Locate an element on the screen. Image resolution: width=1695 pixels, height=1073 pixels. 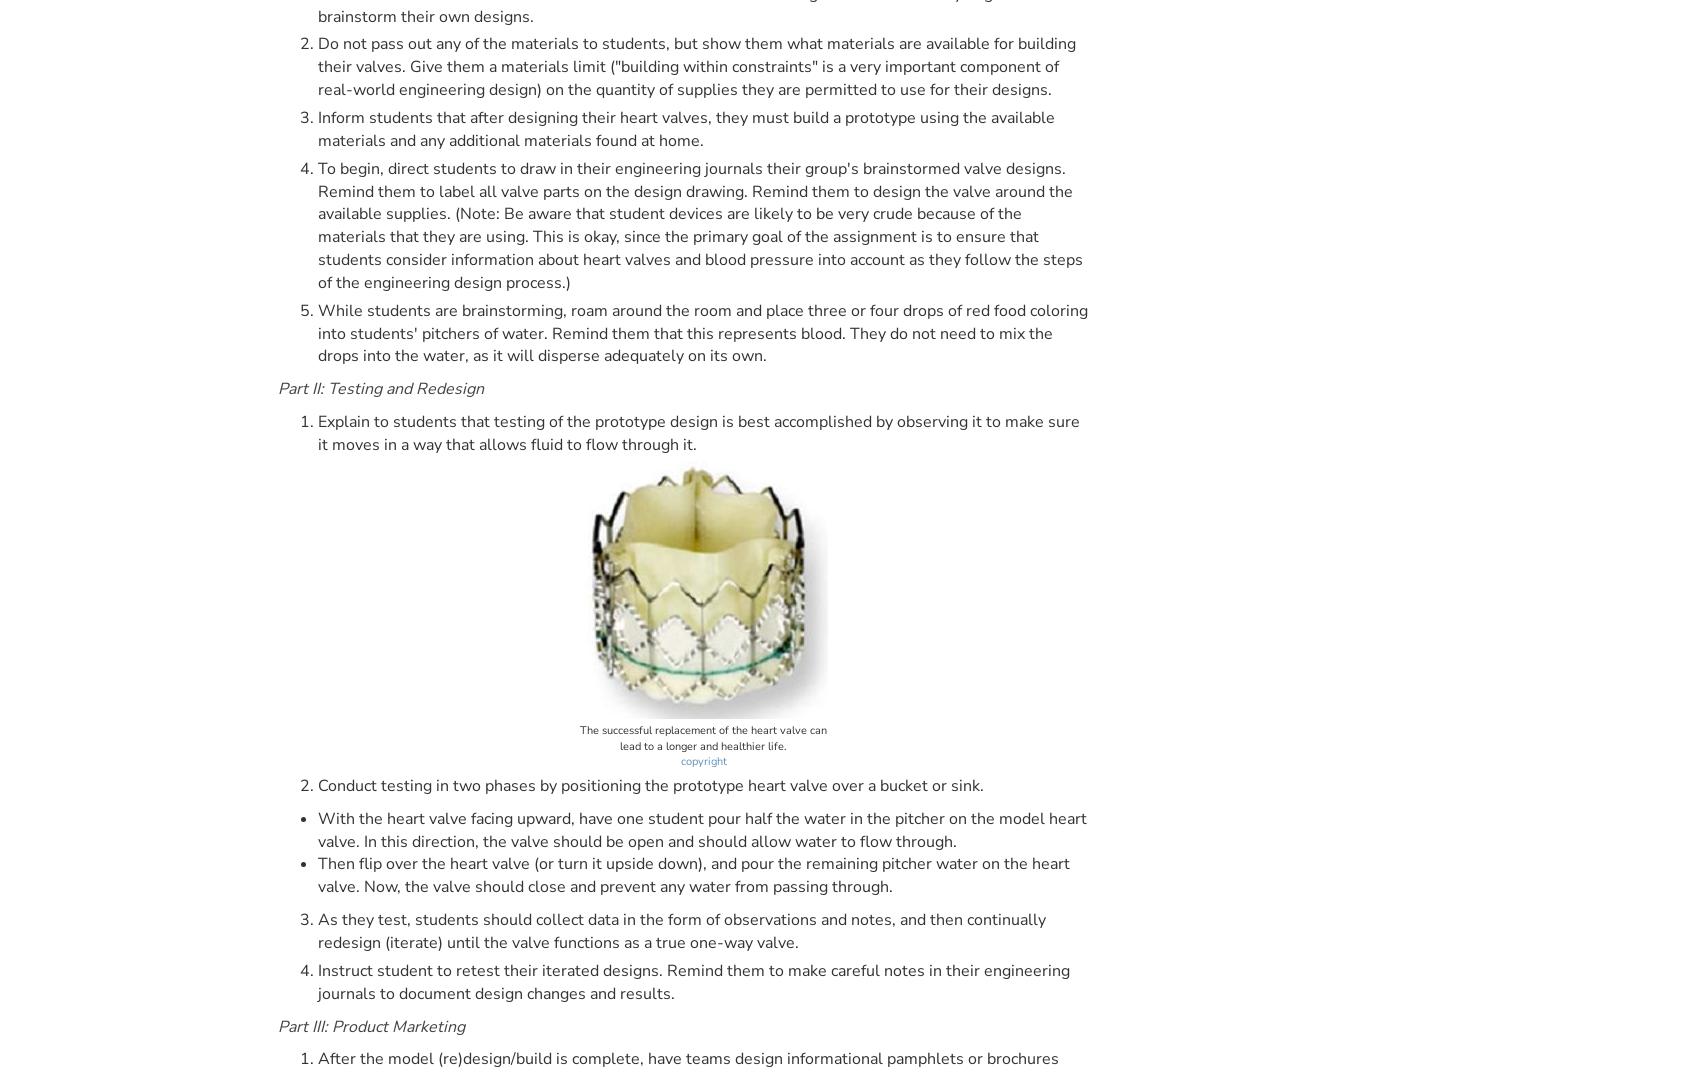
'Do not pass out any of the materials to students, but show them what materials are available for building their valves. Give them a materials limit ("building within constraints" is a very important component of real-world engineering design) on the quantity of supplies they are permitted to use for their designs.' is located at coordinates (695, 66).